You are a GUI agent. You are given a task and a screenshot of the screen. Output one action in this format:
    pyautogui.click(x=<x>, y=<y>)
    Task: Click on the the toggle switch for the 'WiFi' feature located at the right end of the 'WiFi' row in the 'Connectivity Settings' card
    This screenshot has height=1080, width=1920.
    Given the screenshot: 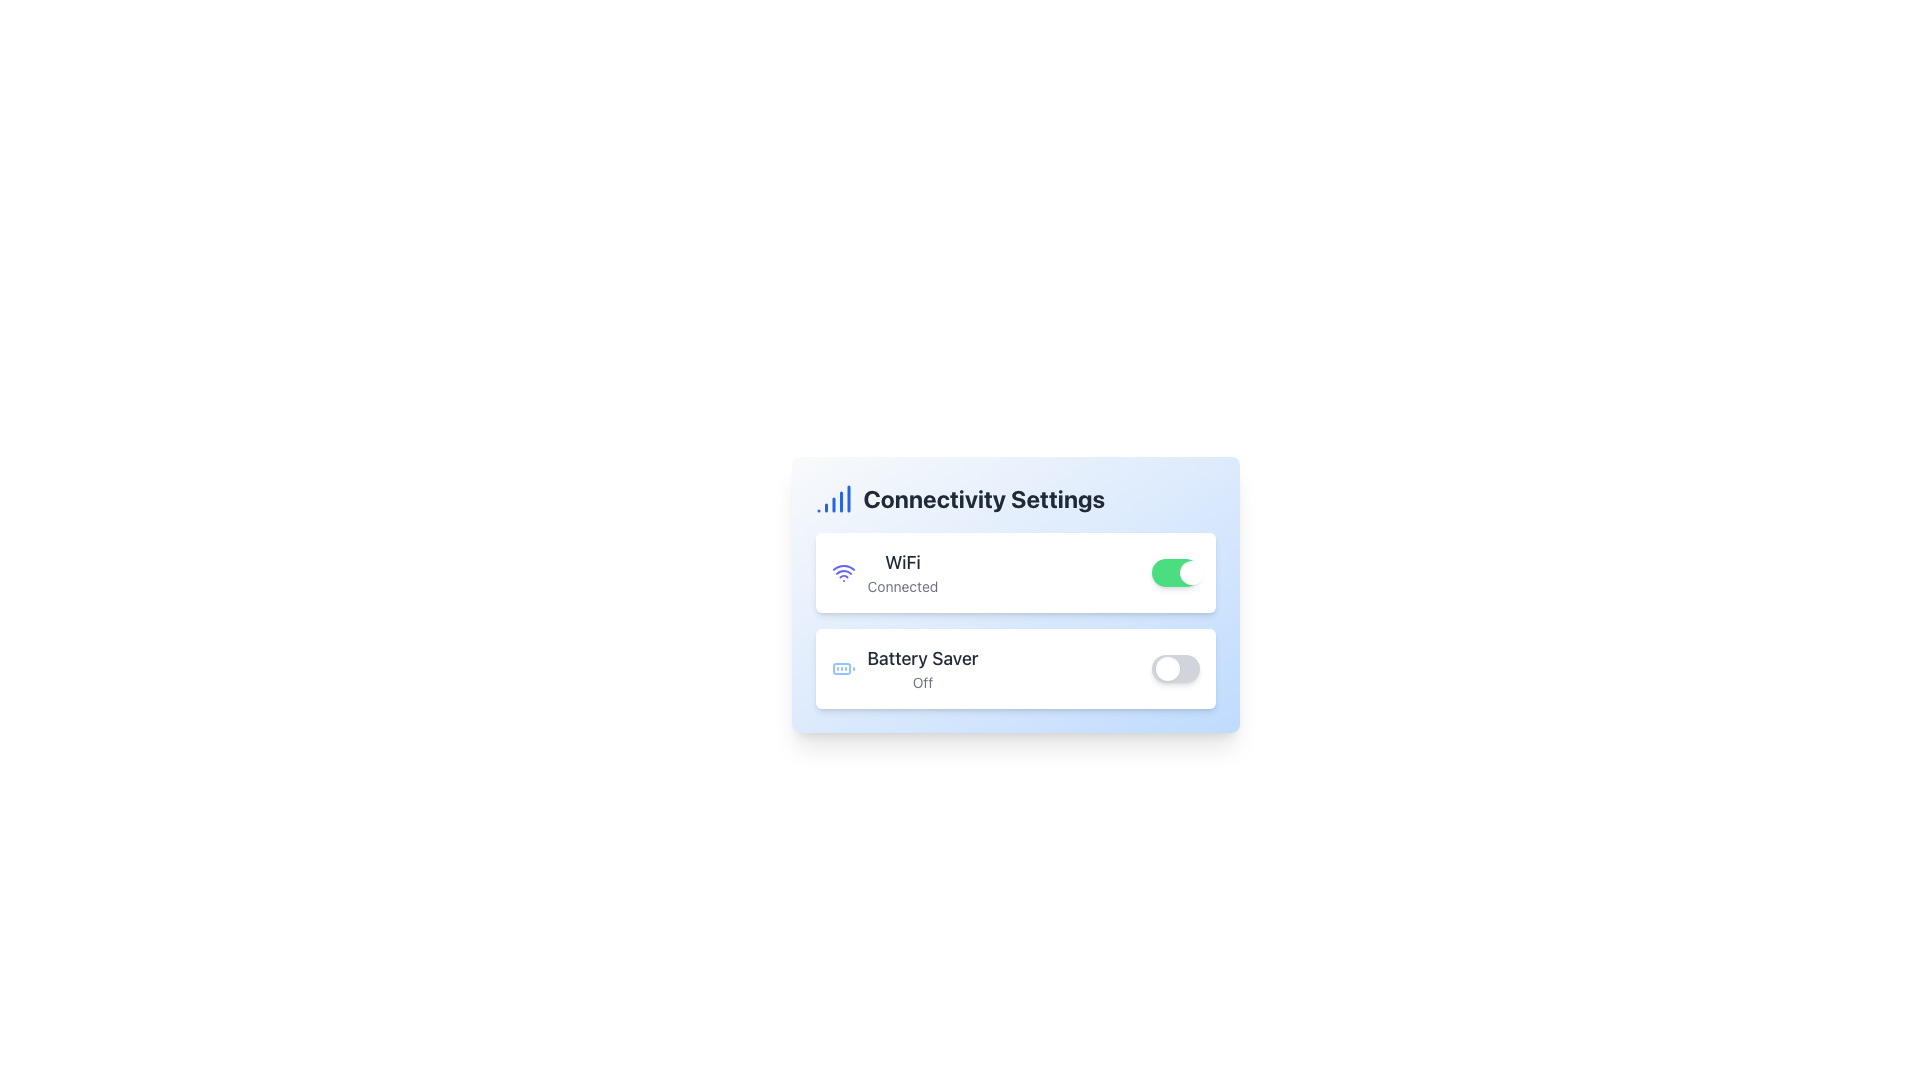 What is the action you would take?
    pyautogui.click(x=1175, y=573)
    